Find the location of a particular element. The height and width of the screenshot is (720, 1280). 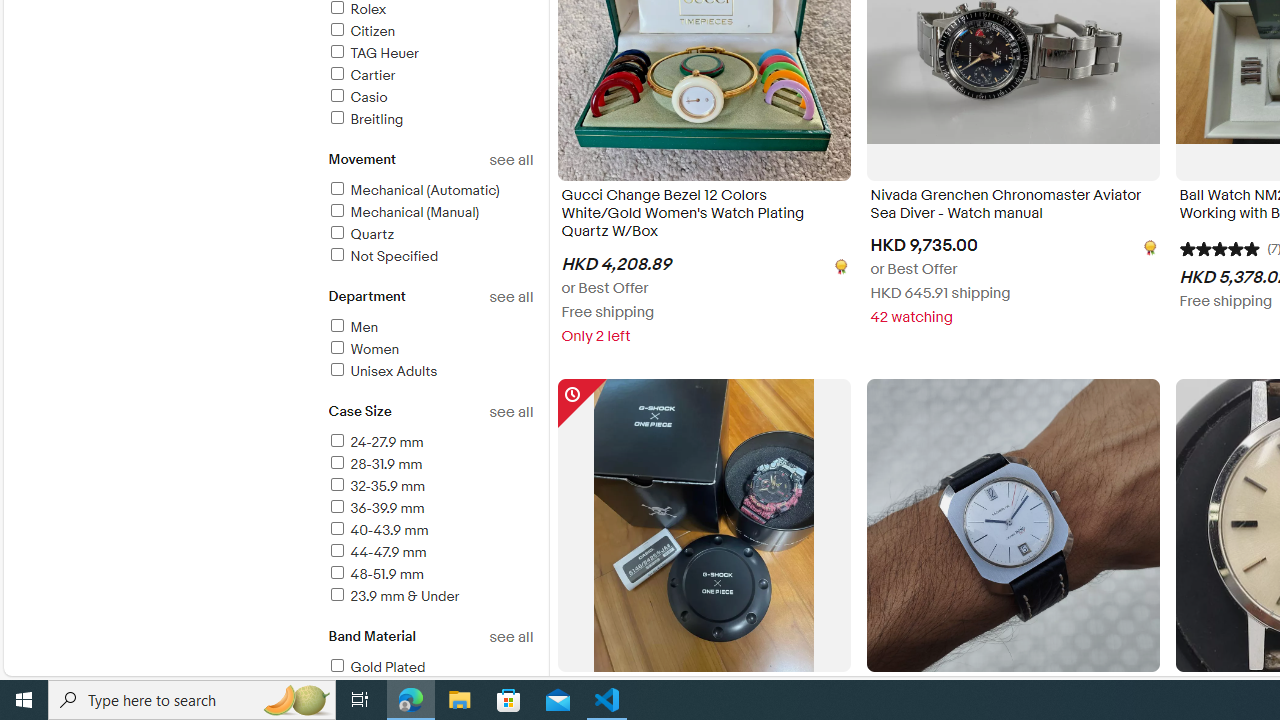

'TAG Heuer' is located at coordinates (372, 52).